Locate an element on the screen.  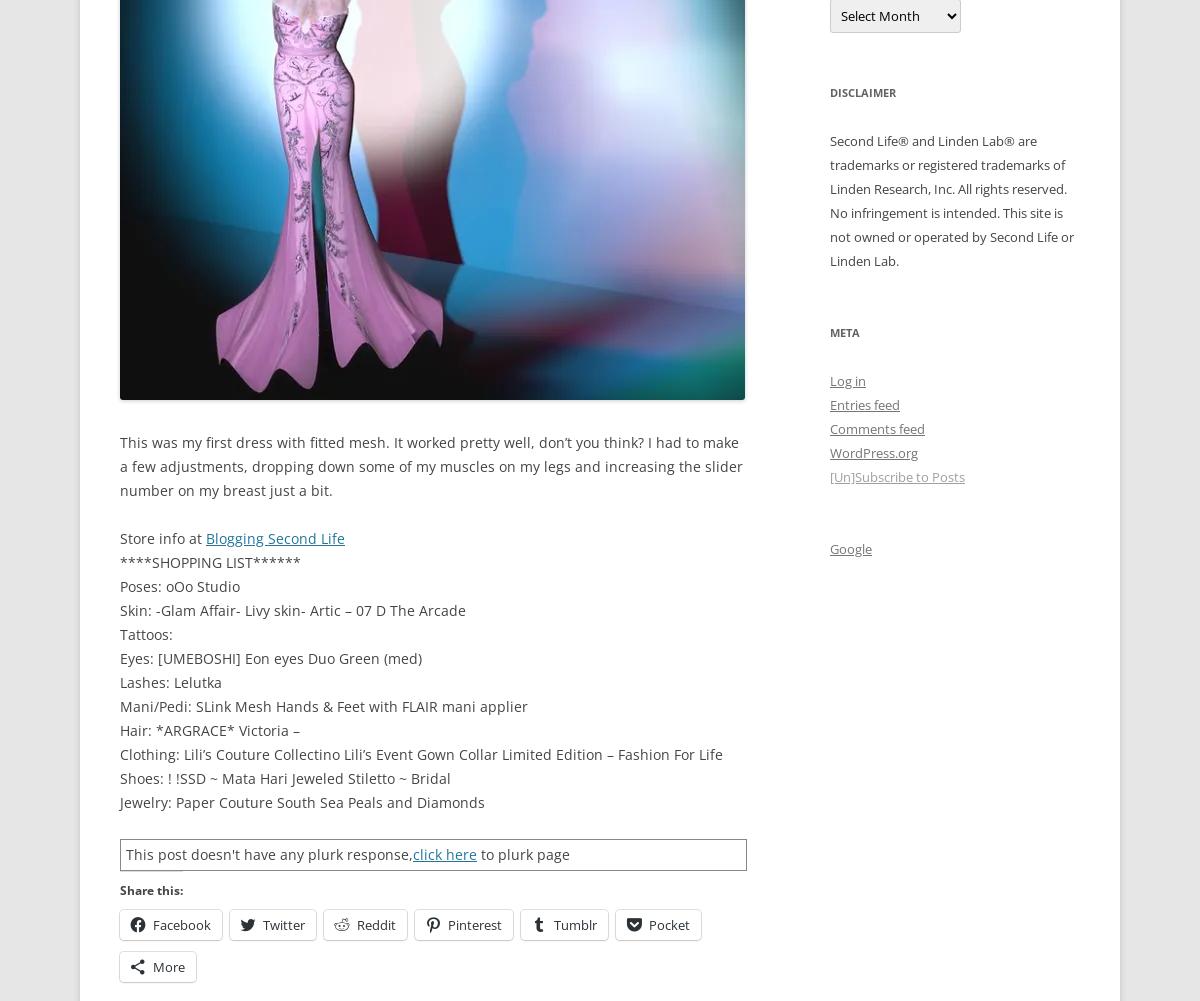
'WordPress.org' is located at coordinates (872, 451).